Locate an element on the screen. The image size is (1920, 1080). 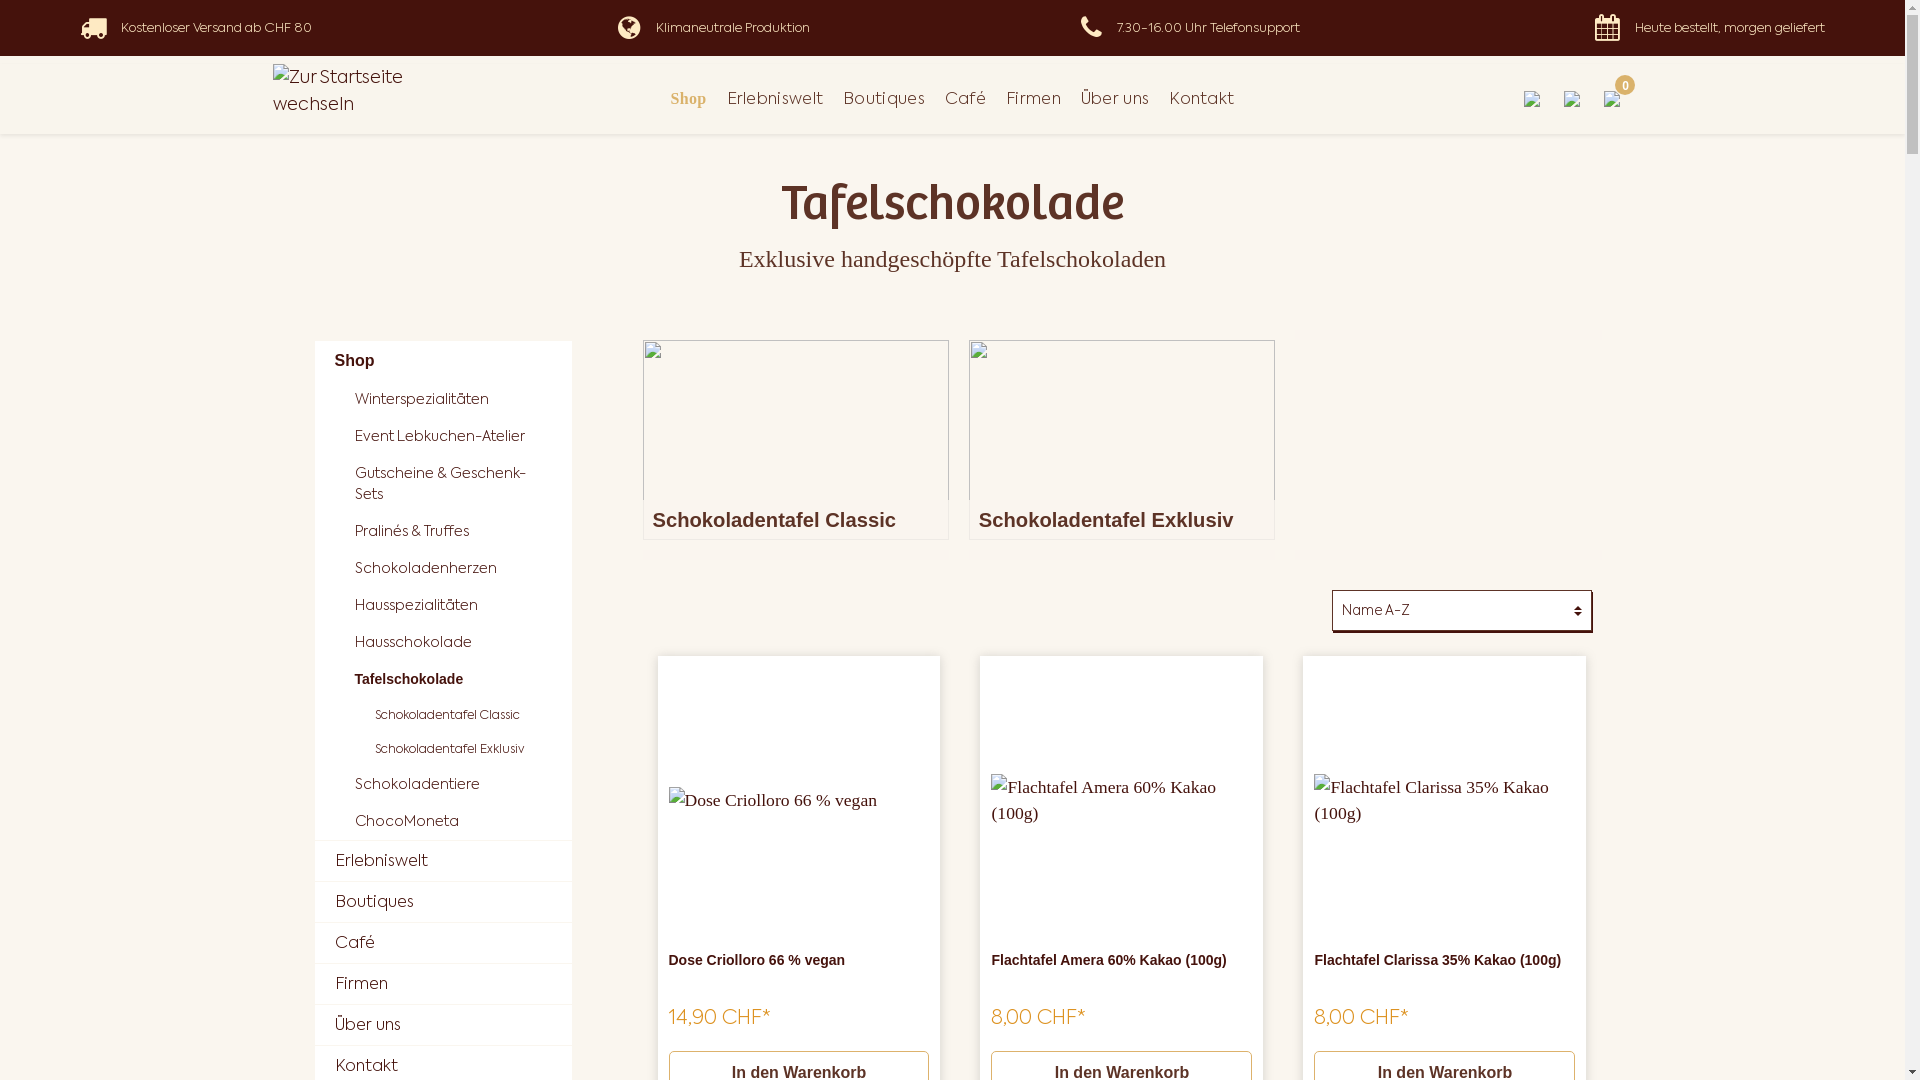
'Firmen' is located at coordinates (441, 982).